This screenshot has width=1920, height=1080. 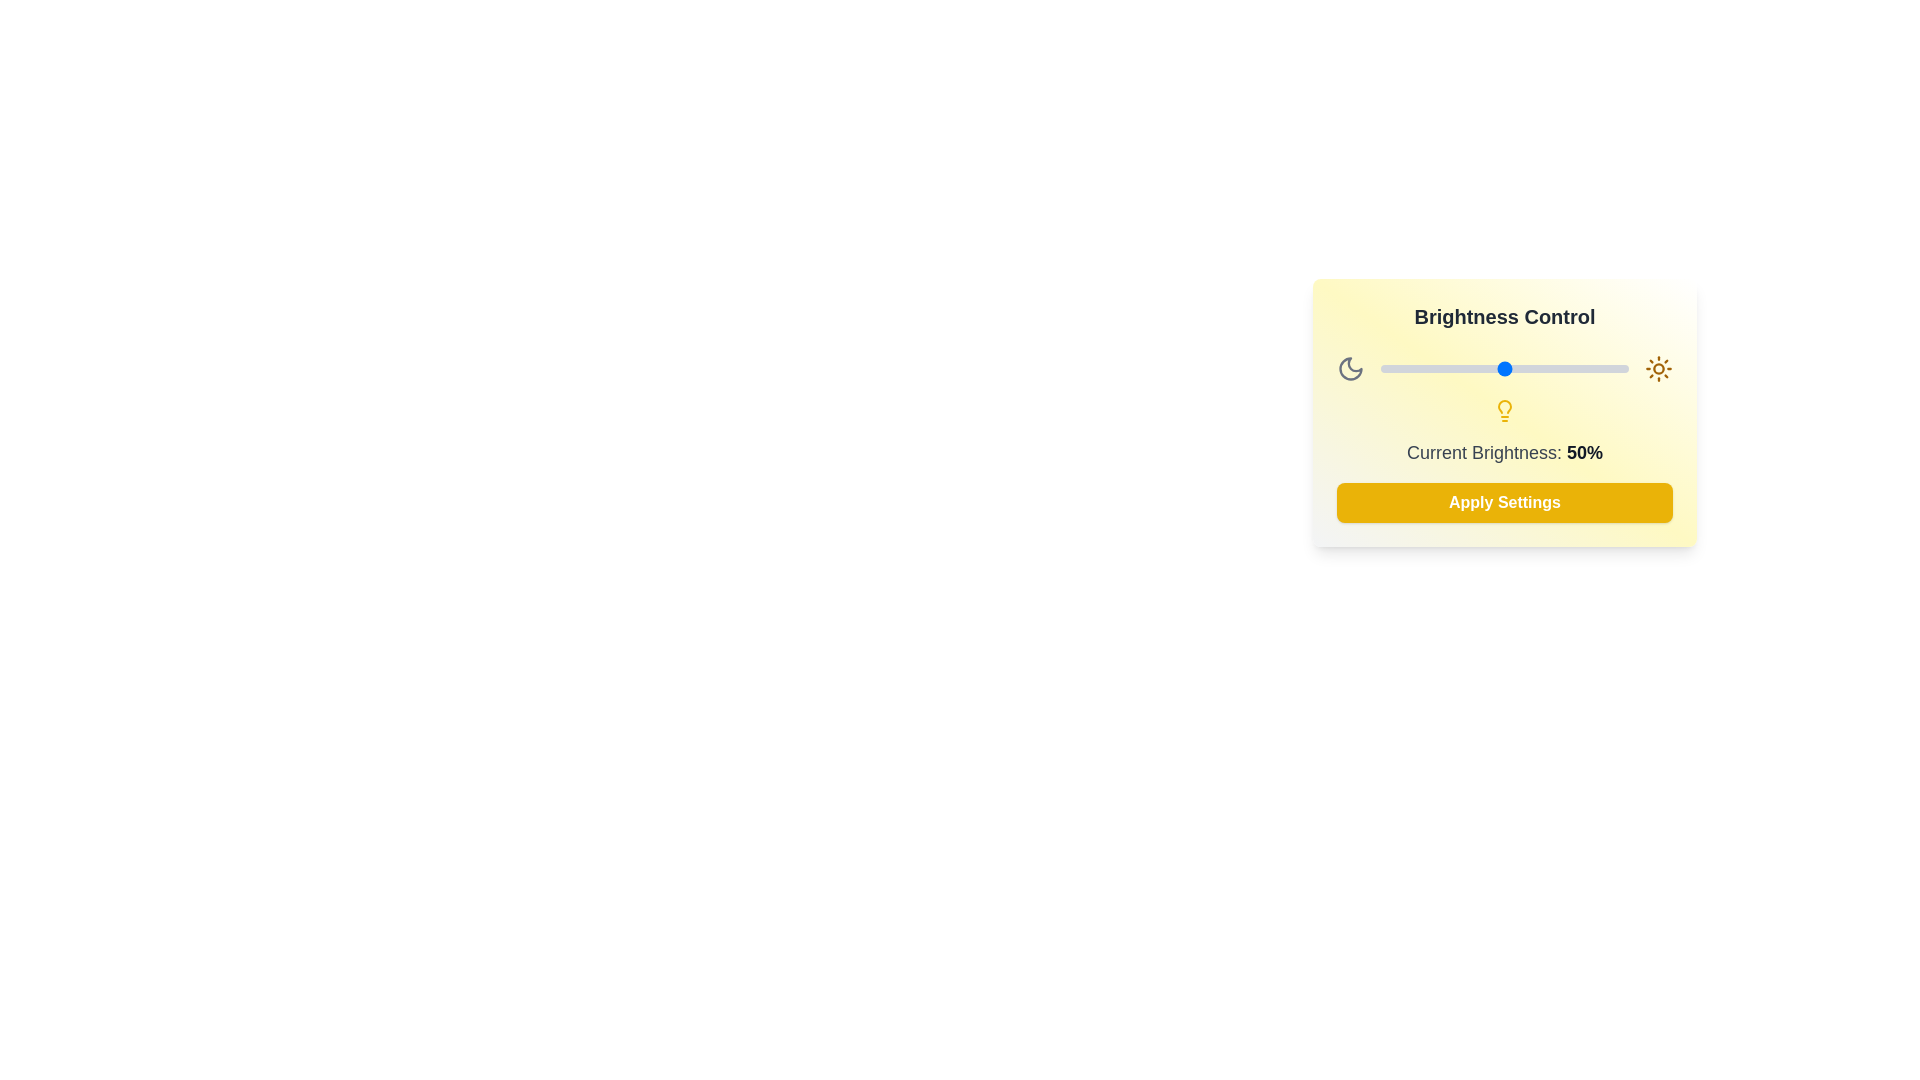 What do you see at coordinates (1505, 501) in the screenshot?
I see `the 'Apply Settings' button` at bounding box center [1505, 501].